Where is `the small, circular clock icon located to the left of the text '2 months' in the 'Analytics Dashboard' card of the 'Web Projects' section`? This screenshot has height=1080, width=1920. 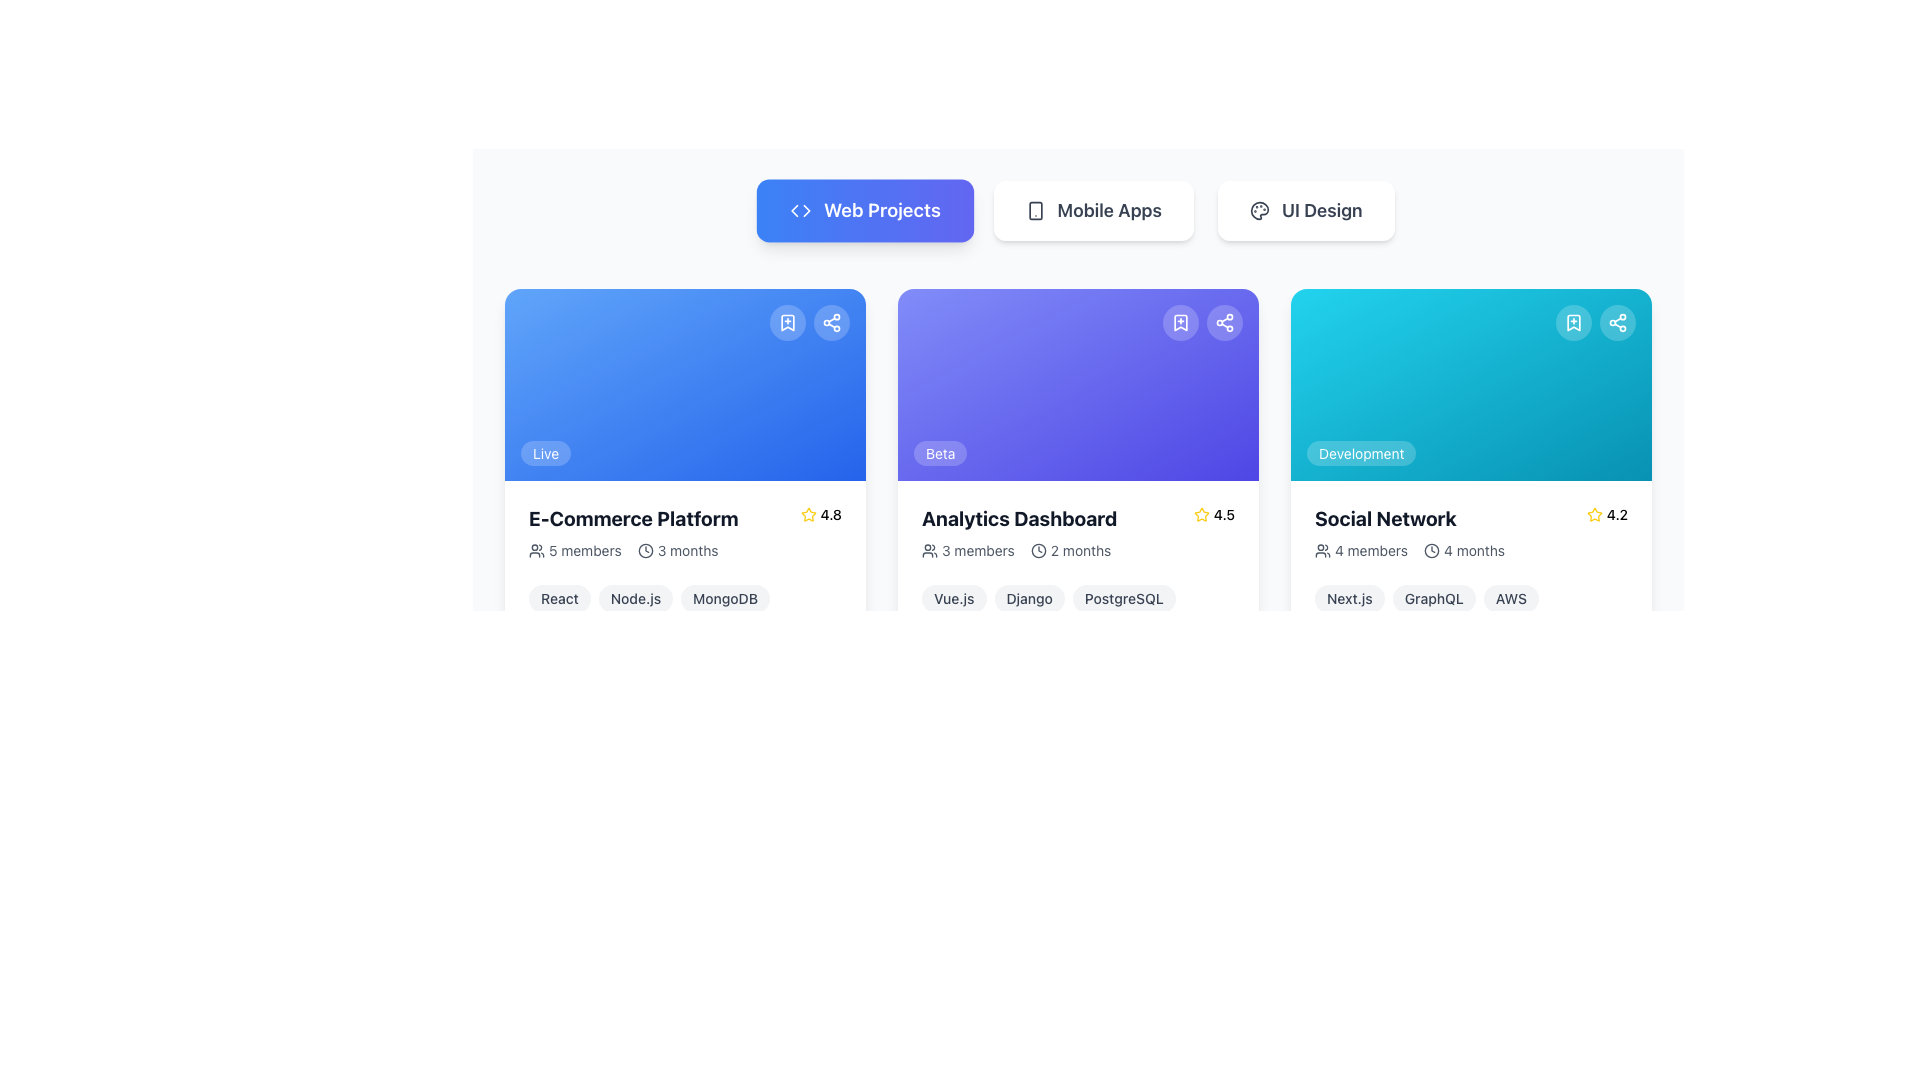
the small, circular clock icon located to the left of the text '2 months' in the 'Analytics Dashboard' card of the 'Web Projects' section is located at coordinates (1038, 551).